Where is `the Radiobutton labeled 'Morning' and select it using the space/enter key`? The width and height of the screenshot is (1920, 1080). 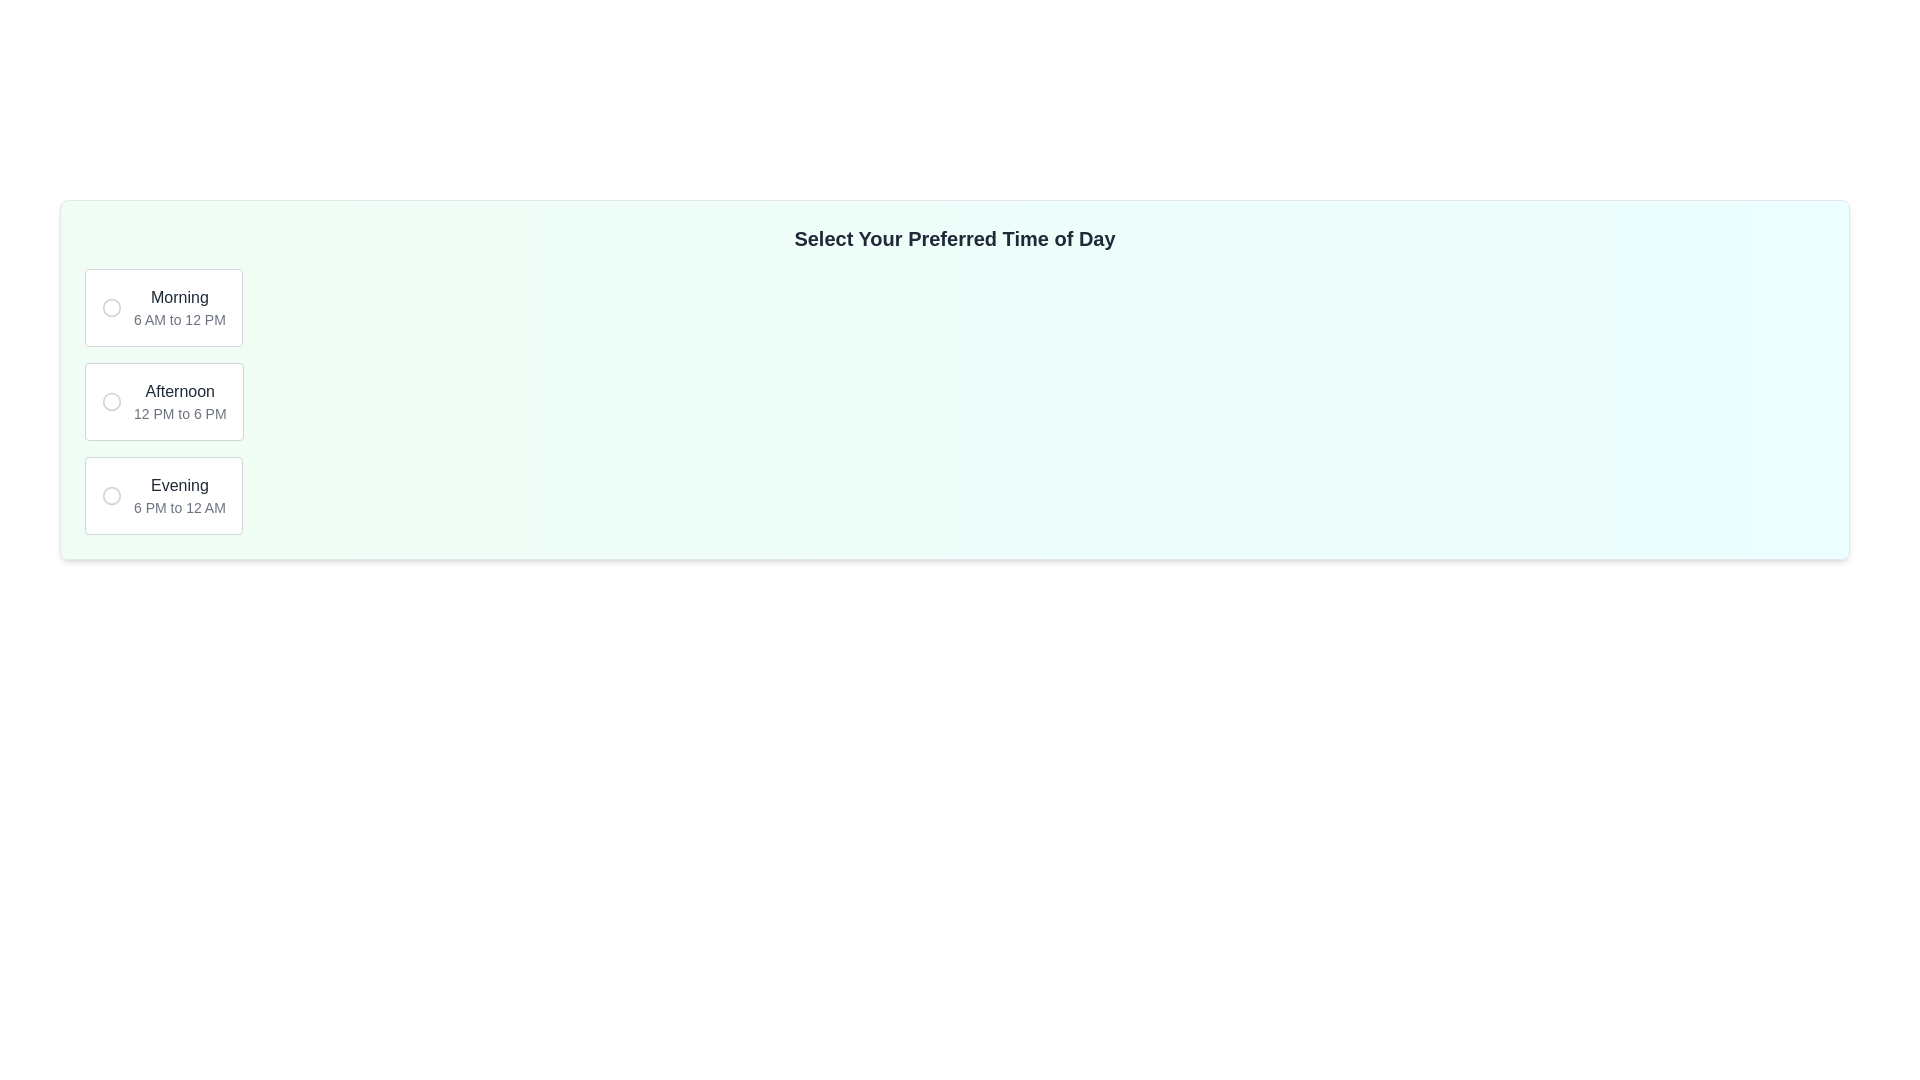
the Radiobutton labeled 'Morning' and select it using the space/enter key is located at coordinates (163, 308).